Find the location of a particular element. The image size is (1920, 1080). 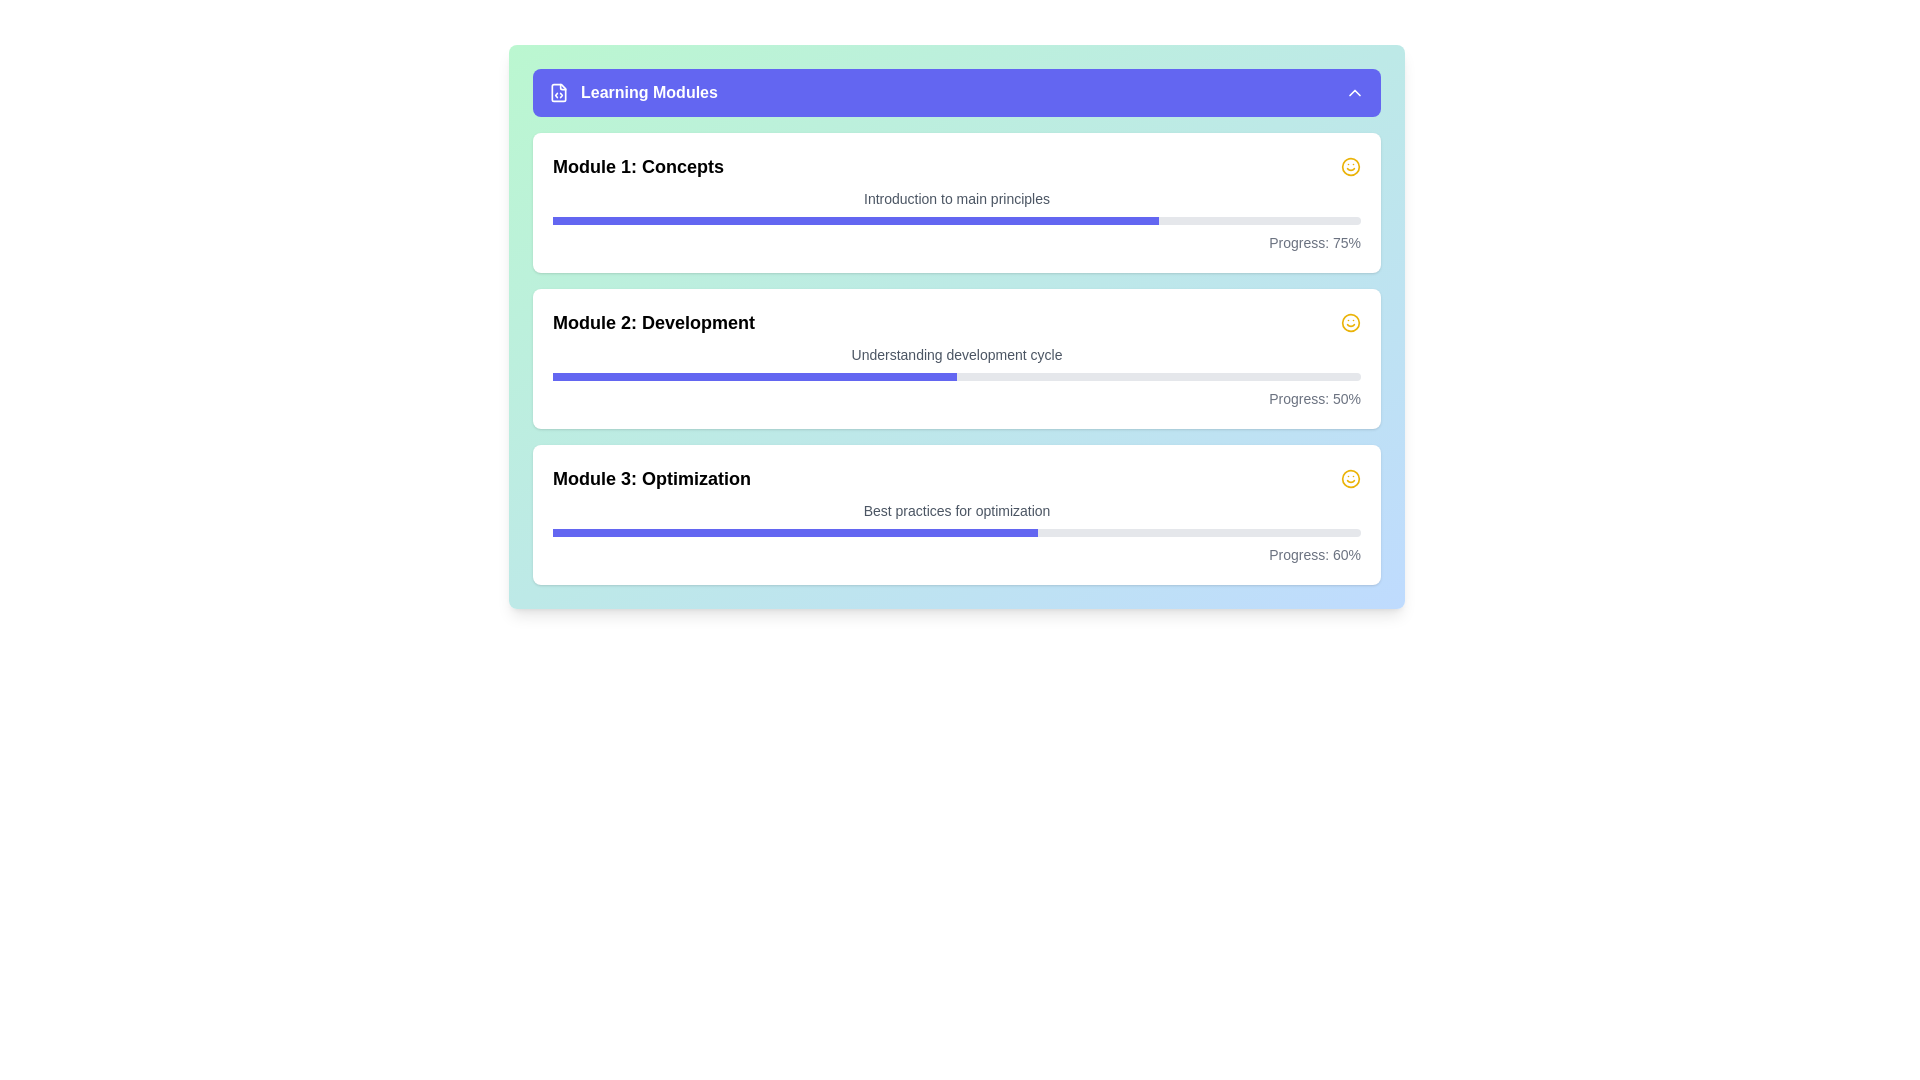

the text label that identifies the second module, titled 'Module 2: Development', for accessibility purposes is located at coordinates (653, 322).